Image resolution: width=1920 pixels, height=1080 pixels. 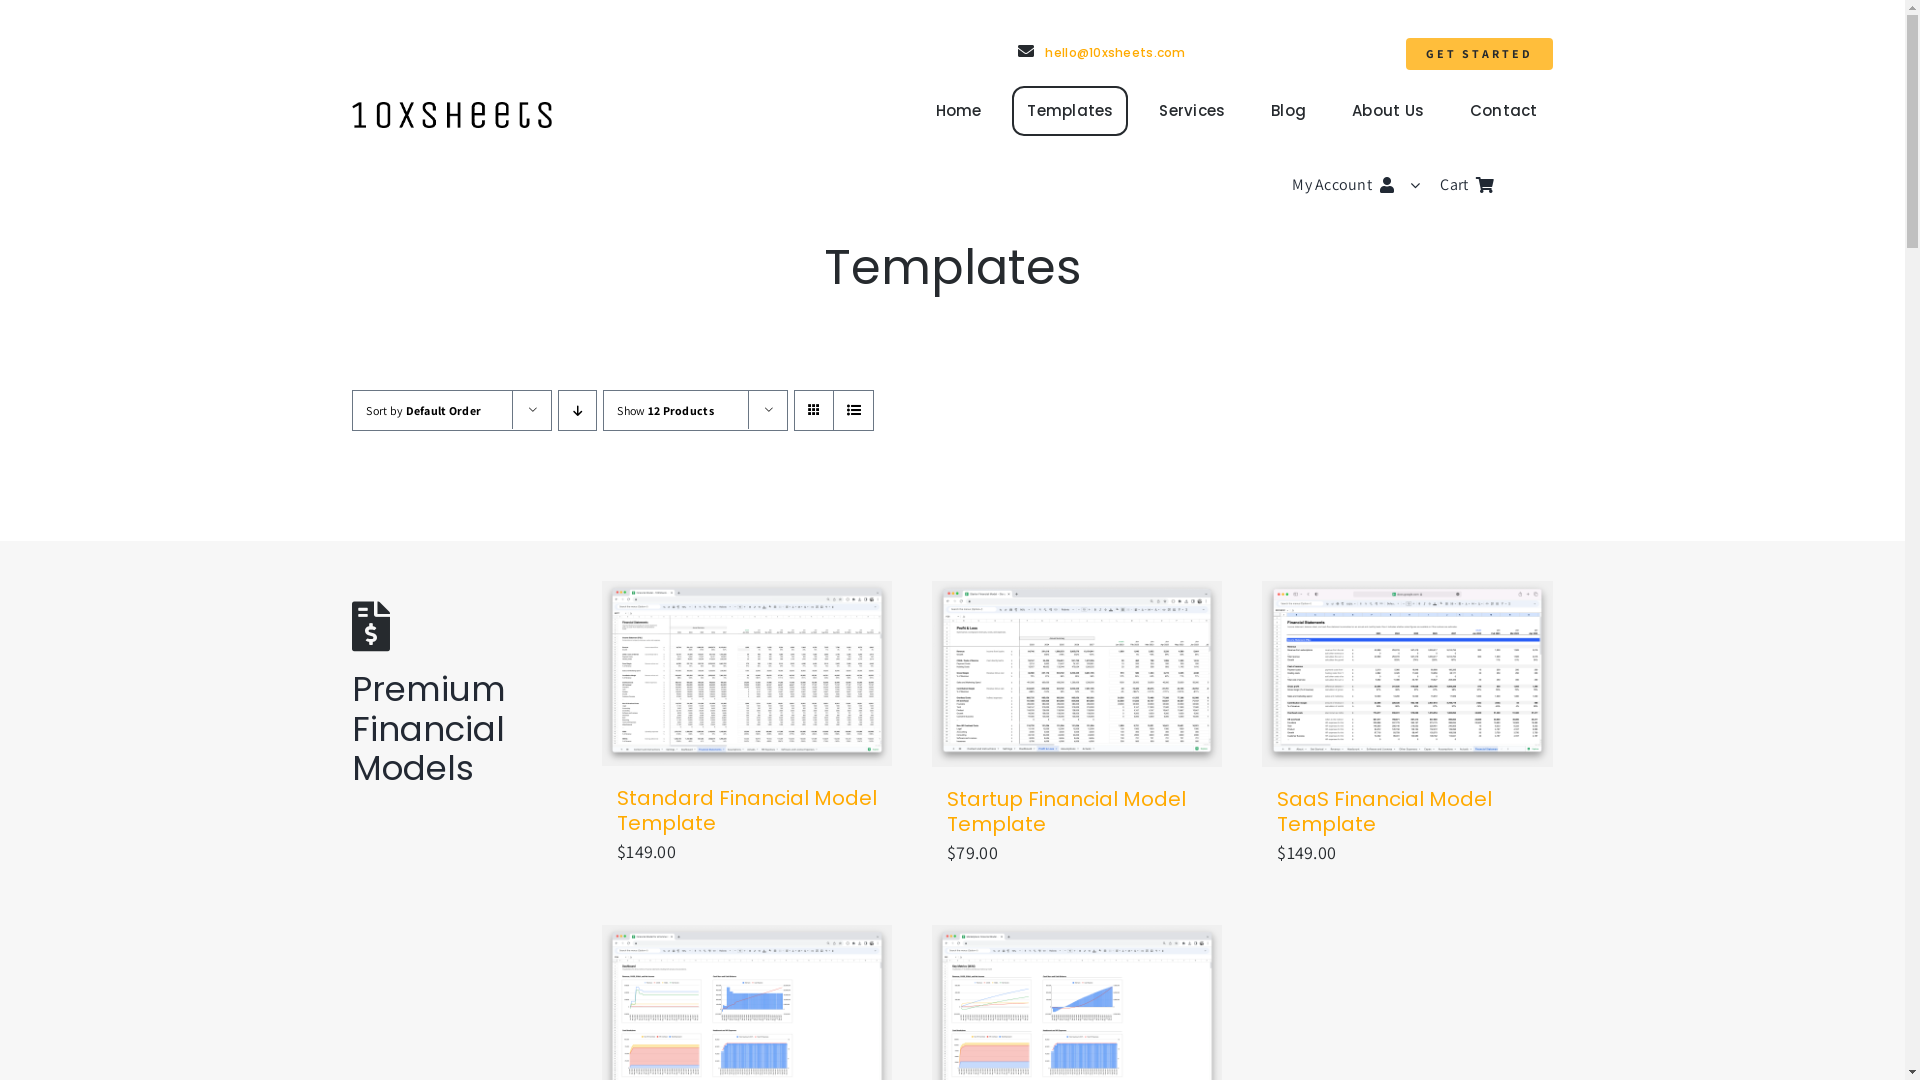 I want to click on 'SaaS Financial Model Template', so click(x=1383, y=811).